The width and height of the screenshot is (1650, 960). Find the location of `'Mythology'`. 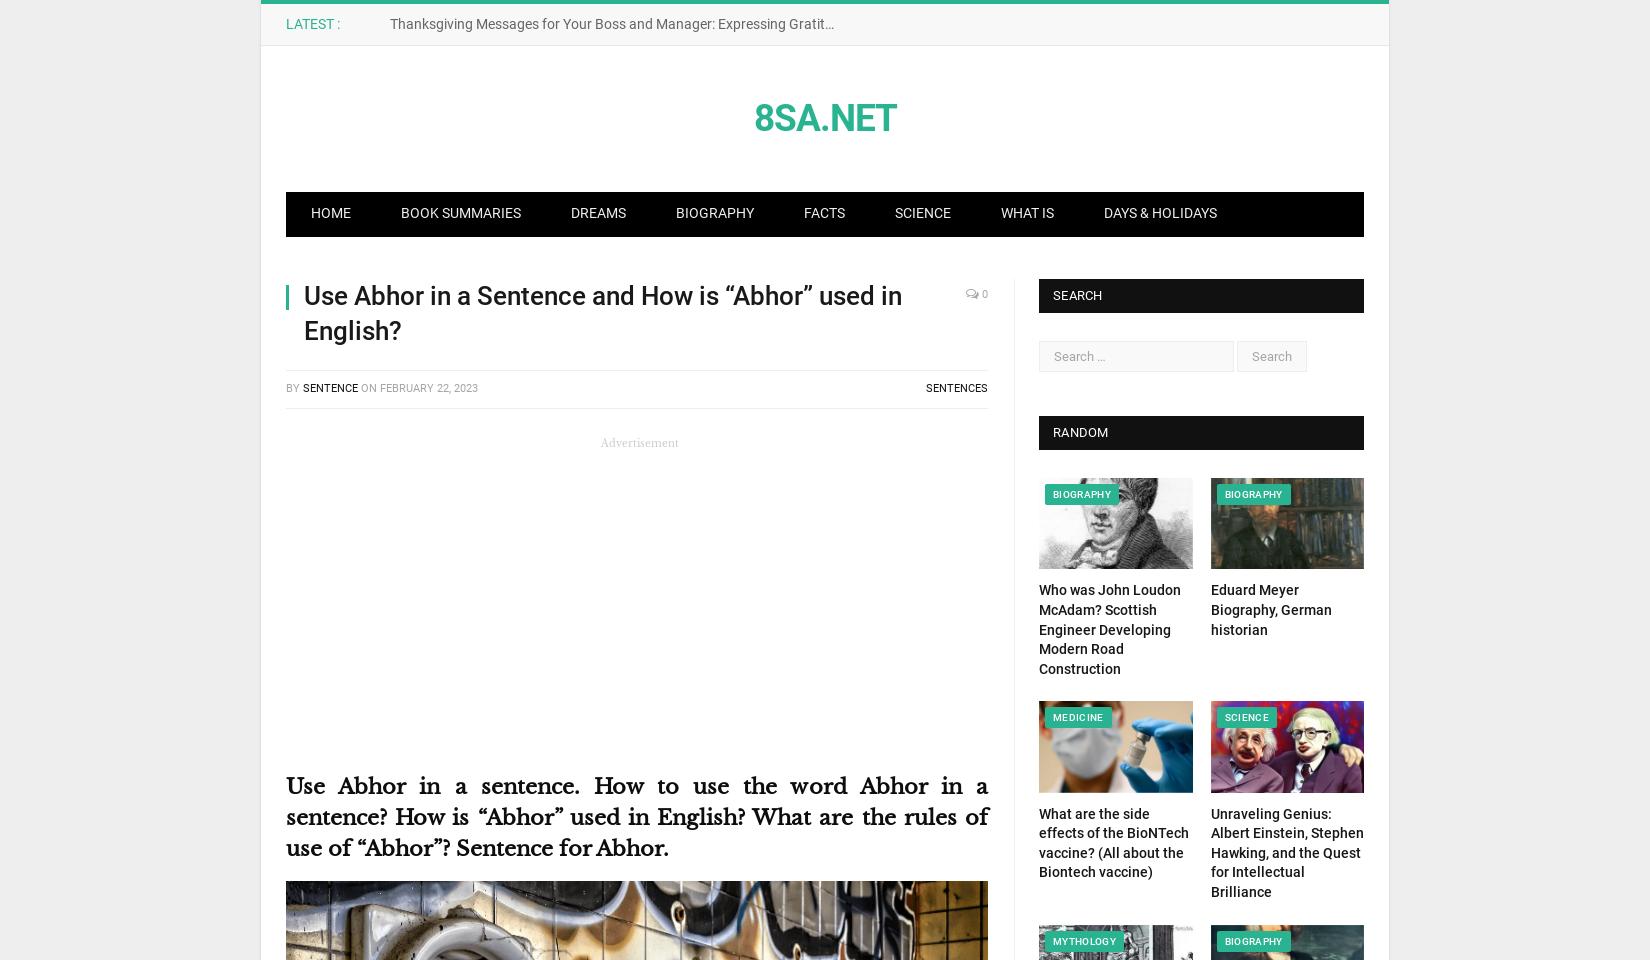

'Mythology' is located at coordinates (1084, 940).